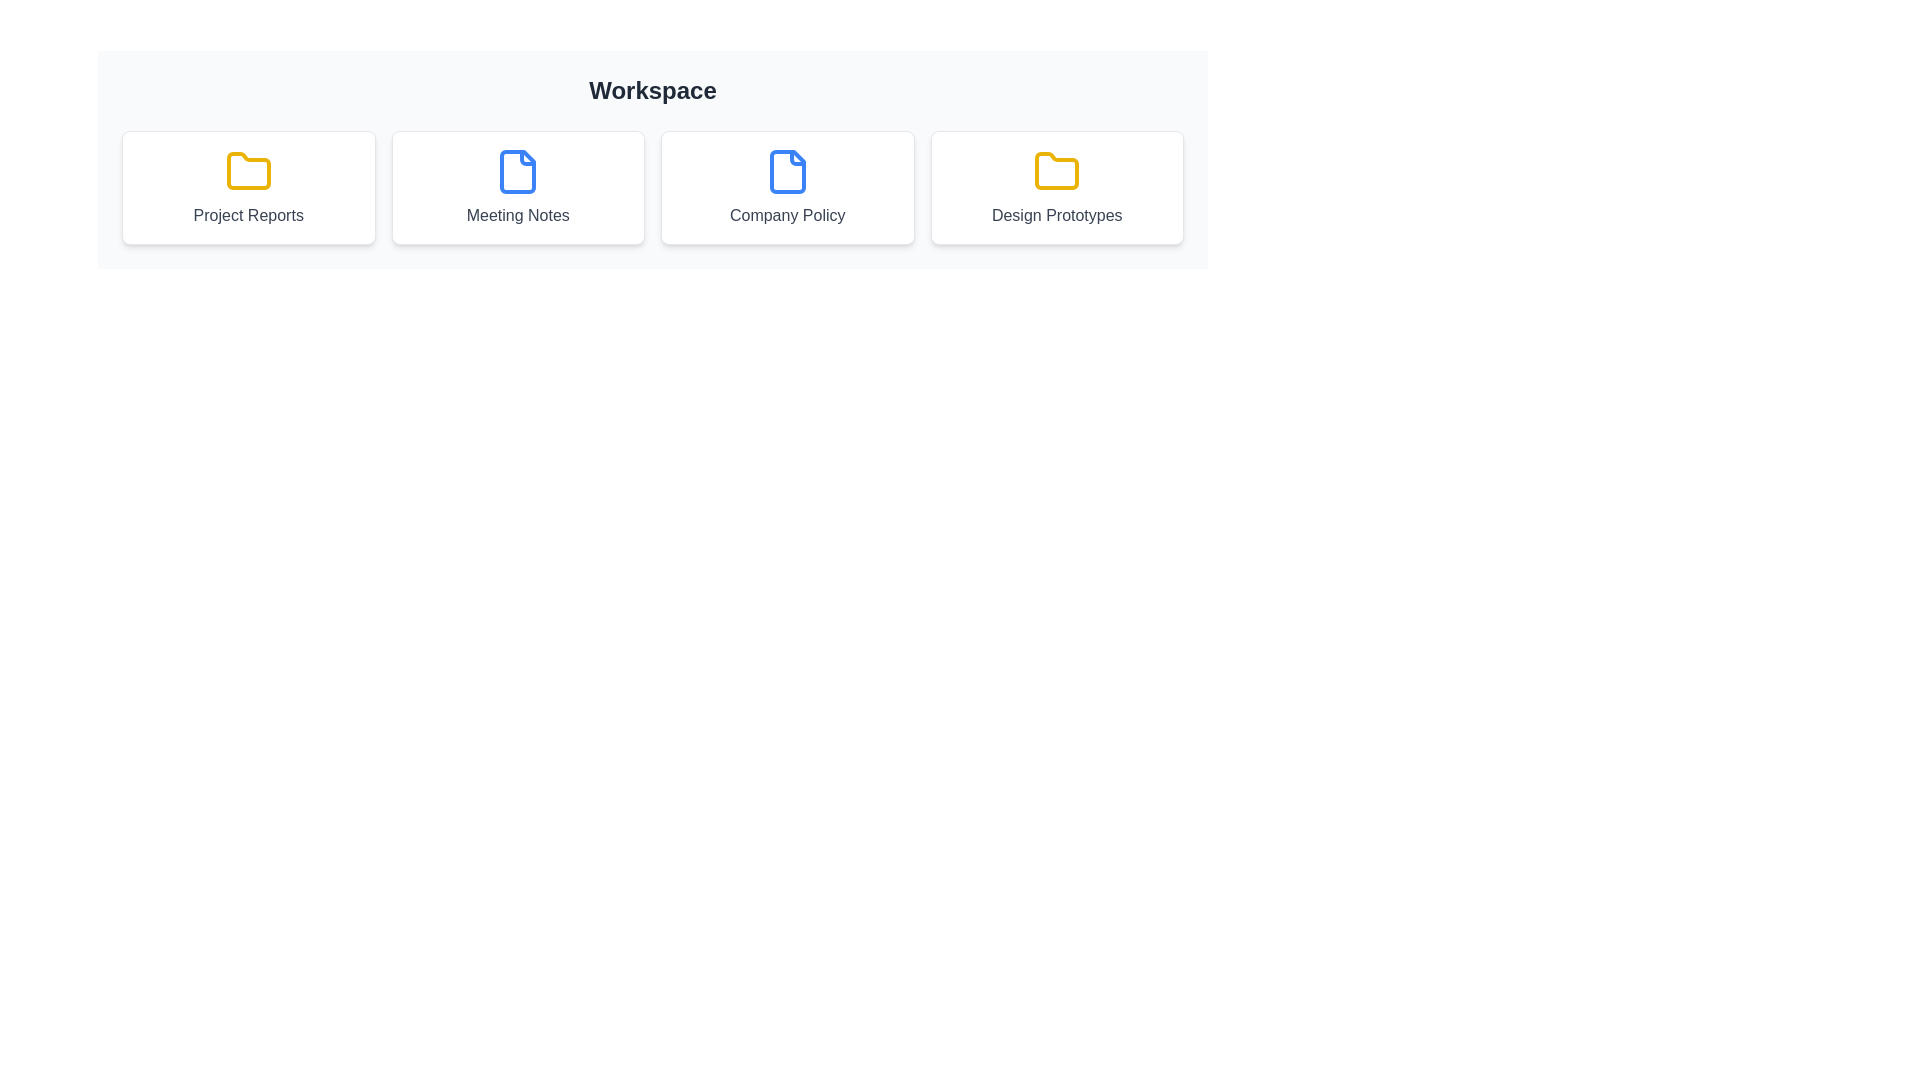  I want to click on the blue file icon located above the text 'Meeting Notes' in the second card from the left in the top row of the workspace layout, so click(518, 171).